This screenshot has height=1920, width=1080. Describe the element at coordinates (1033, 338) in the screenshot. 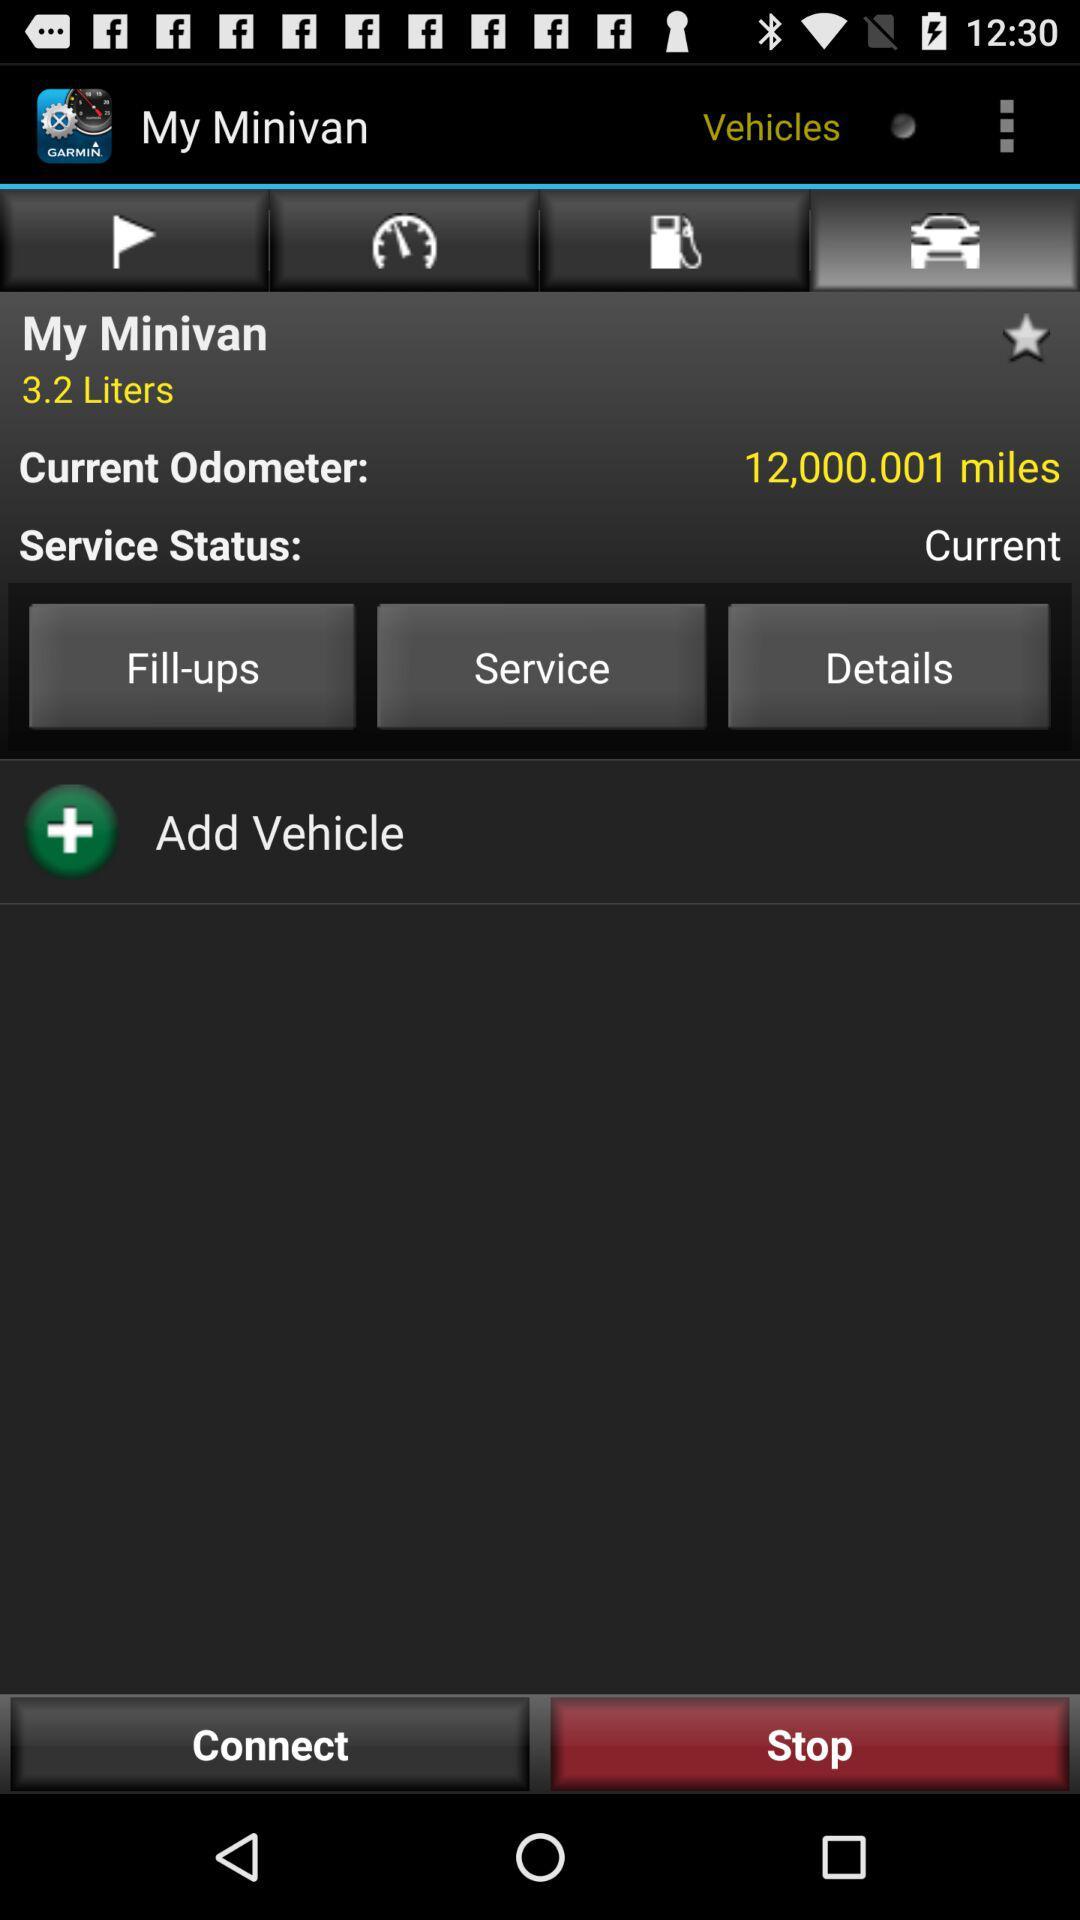

I see `star as favorite` at that location.